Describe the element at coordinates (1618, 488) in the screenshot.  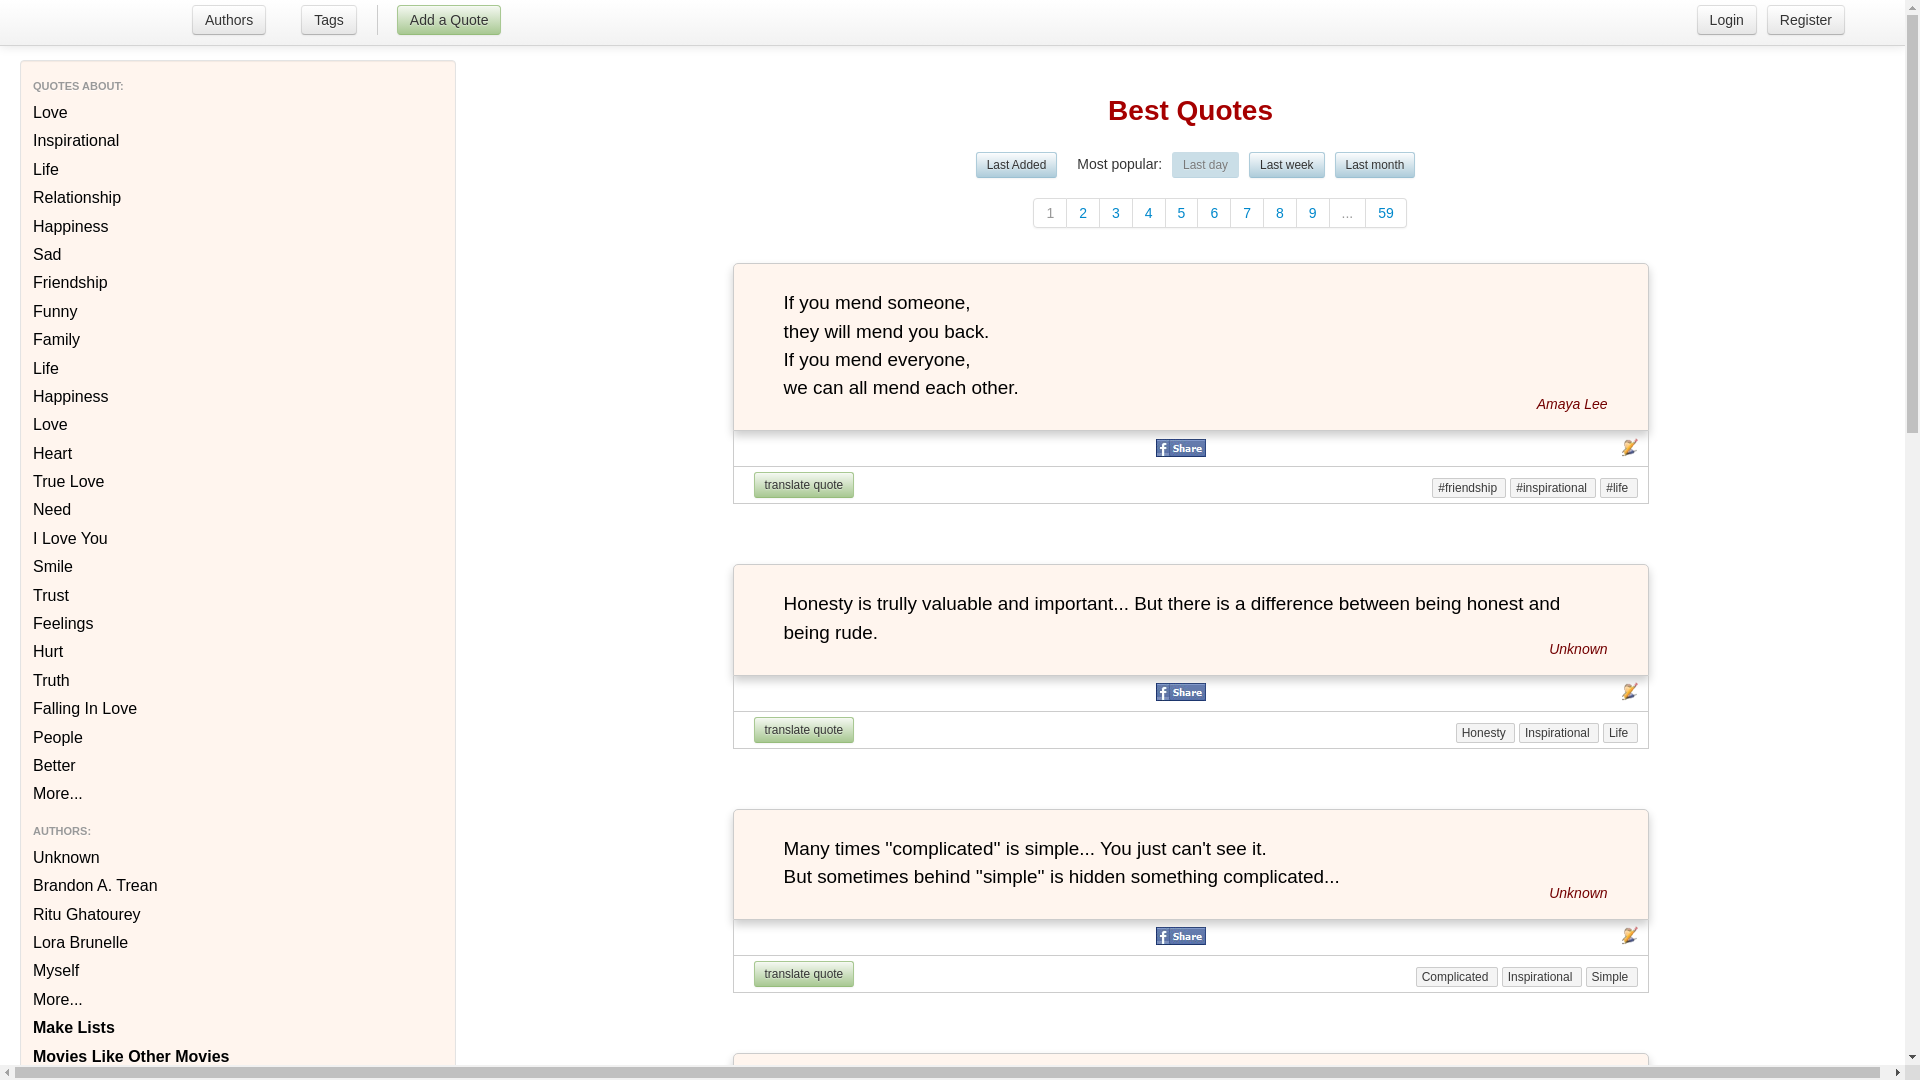
I see `'#life '` at that location.